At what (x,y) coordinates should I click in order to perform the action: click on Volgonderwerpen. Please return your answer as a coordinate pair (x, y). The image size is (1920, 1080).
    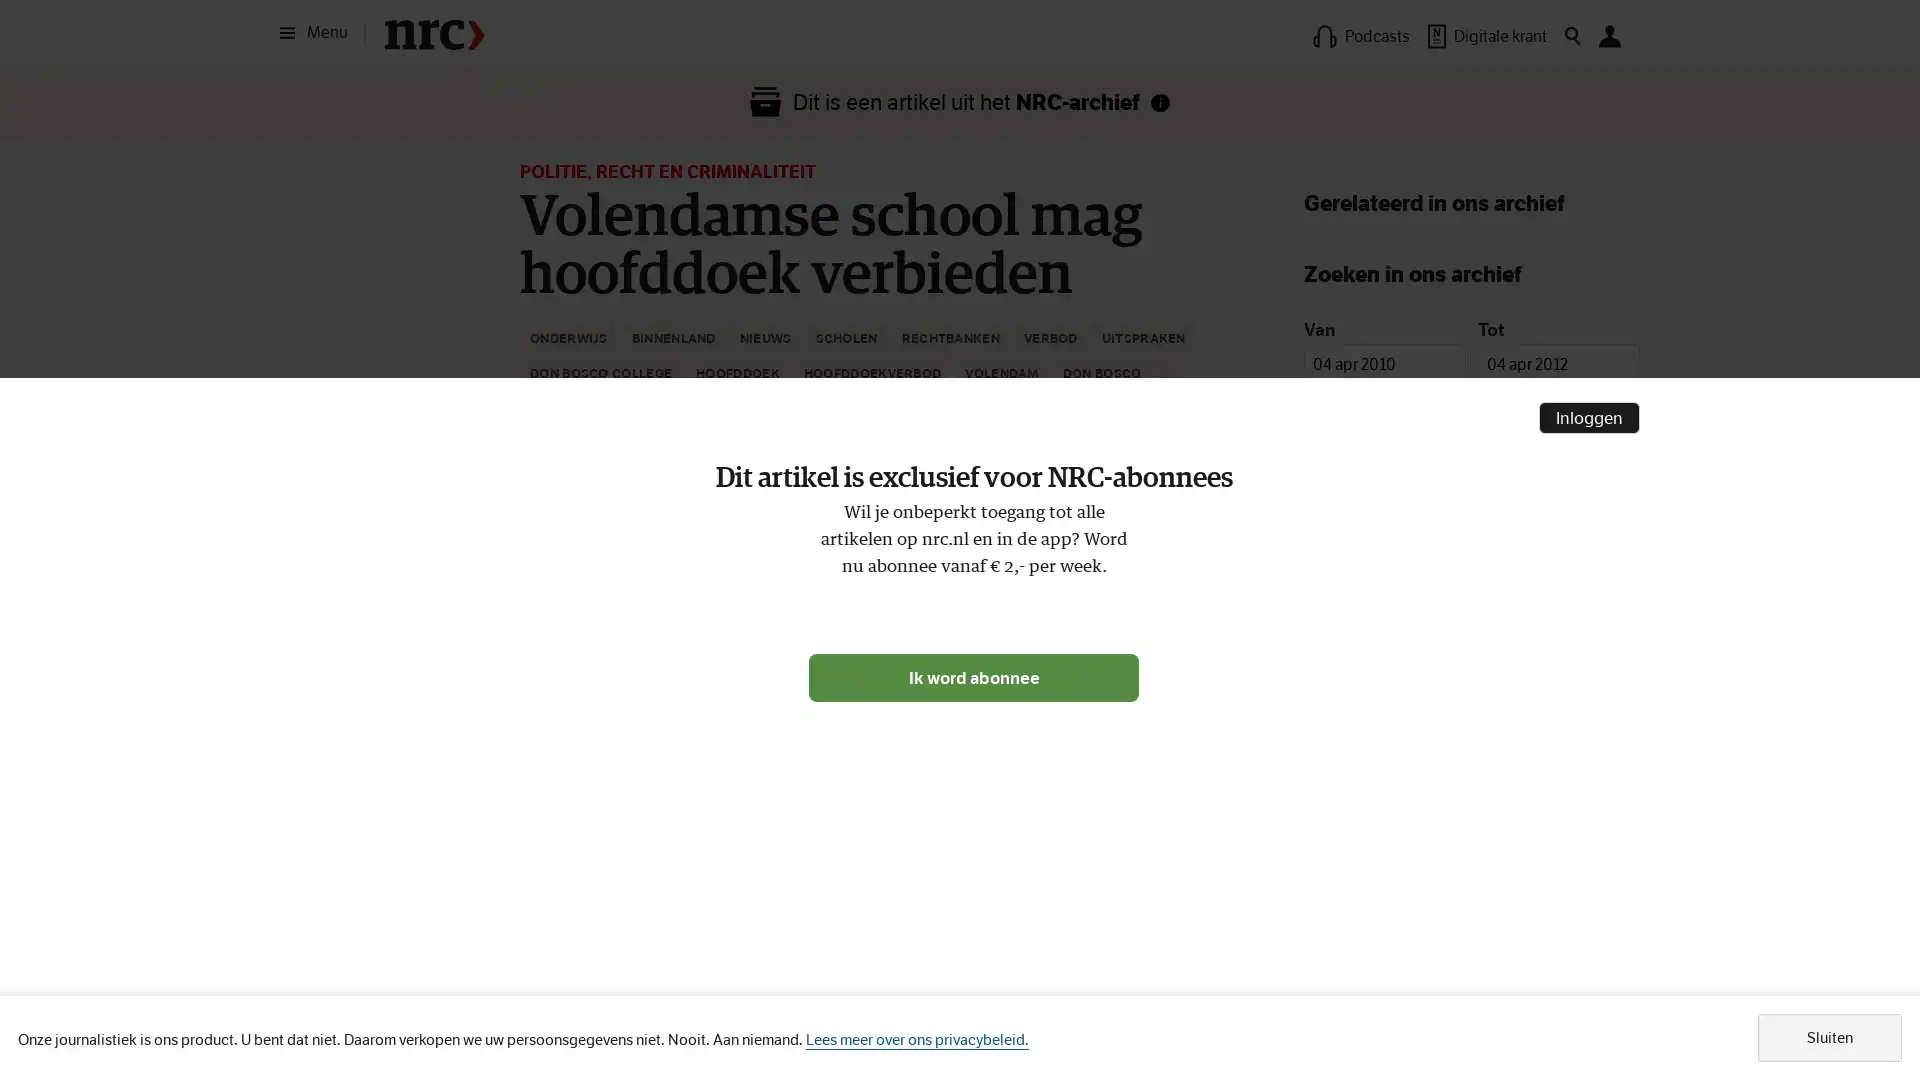
    Looking at the image, I should click on (986, 609).